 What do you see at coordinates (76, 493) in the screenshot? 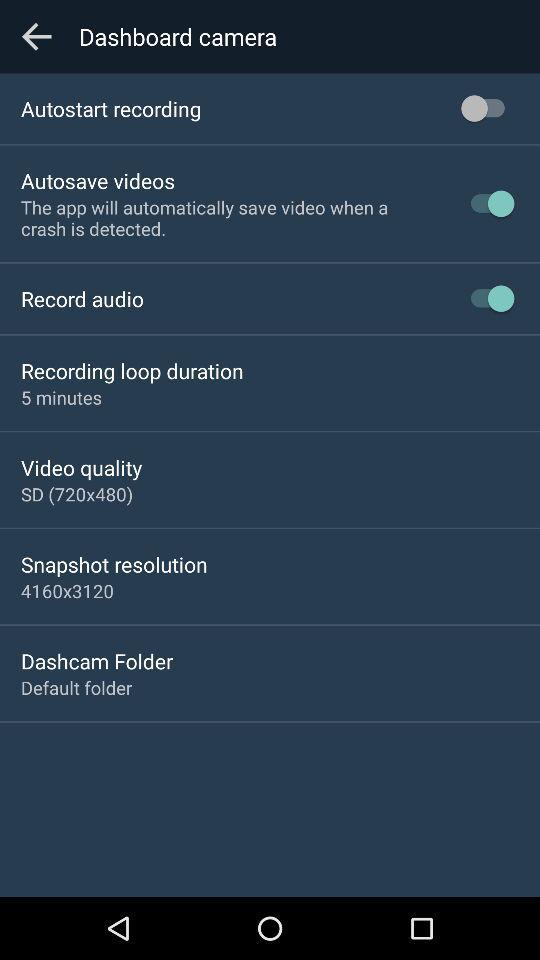
I see `item below the video quality` at bounding box center [76, 493].